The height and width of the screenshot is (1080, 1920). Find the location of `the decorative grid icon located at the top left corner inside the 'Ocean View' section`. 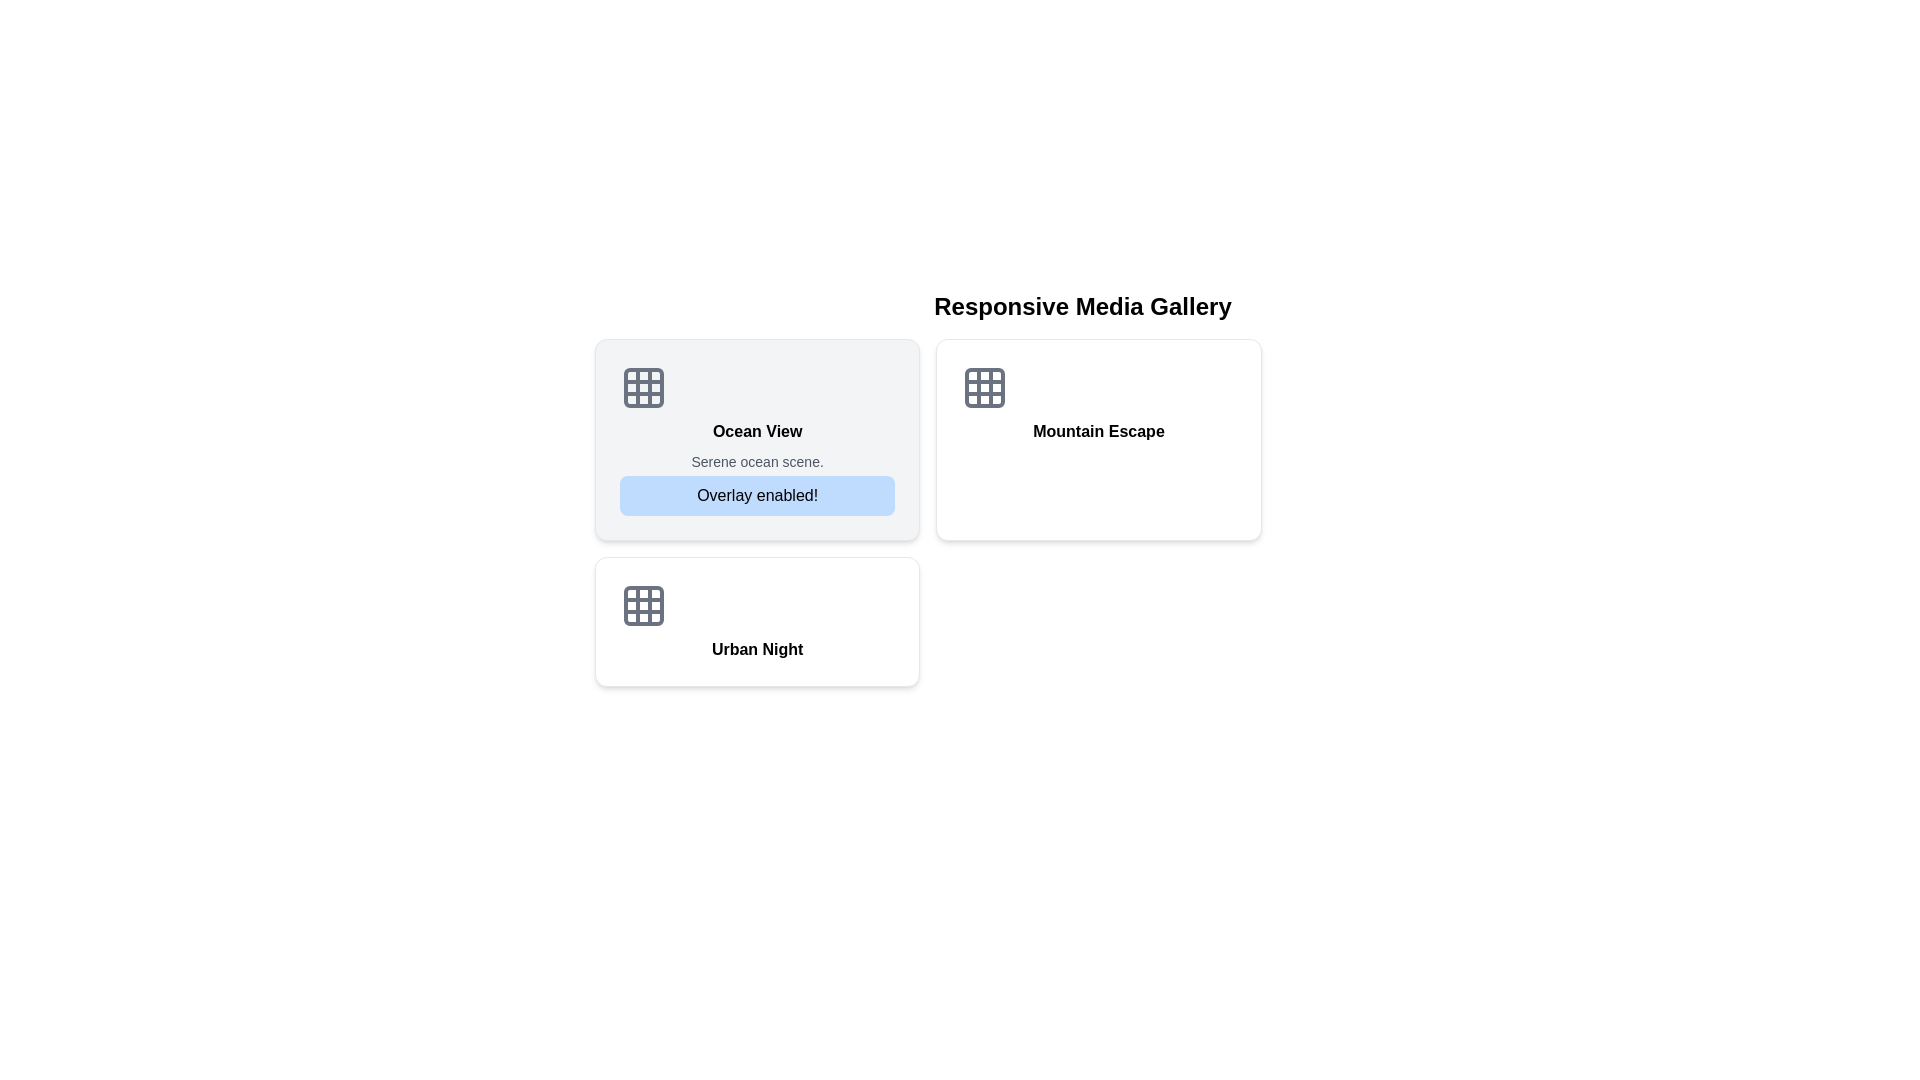

the decorative grid icon located at the top left corner inside the 'Ocean View' section is located at coordinates (643, 388).